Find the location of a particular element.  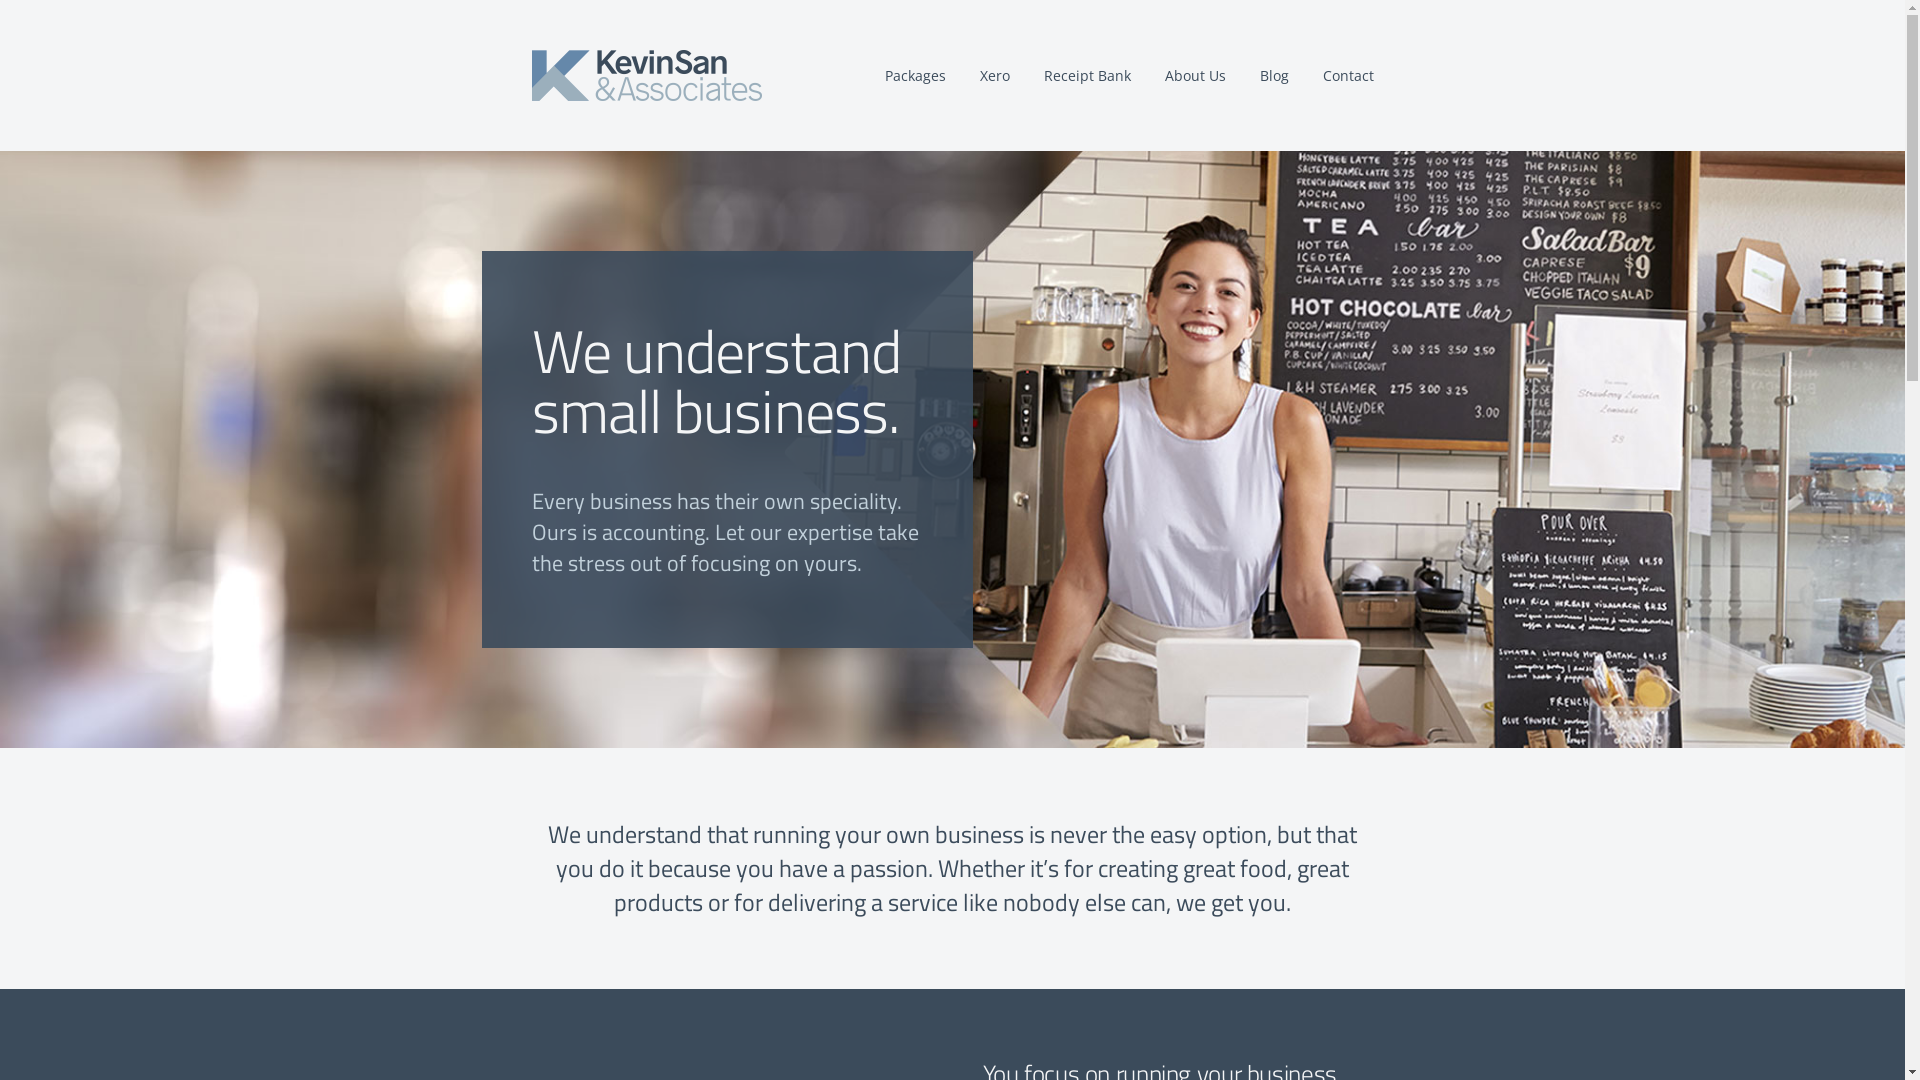

'About Us' is located at coordinates (1194, 74).